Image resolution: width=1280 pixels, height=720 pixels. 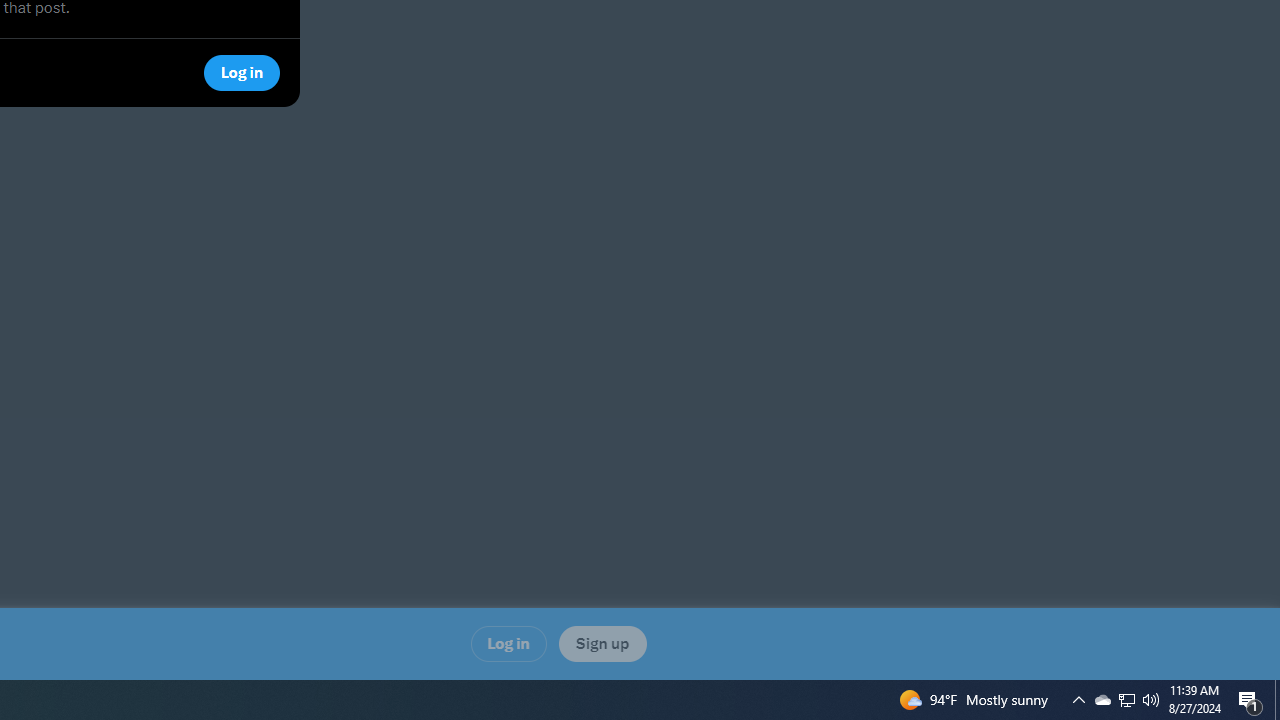 What do you see at coordinates (601, 643) in the screenshot?
I see `'Sign up'` at bounding box center [601, 643].